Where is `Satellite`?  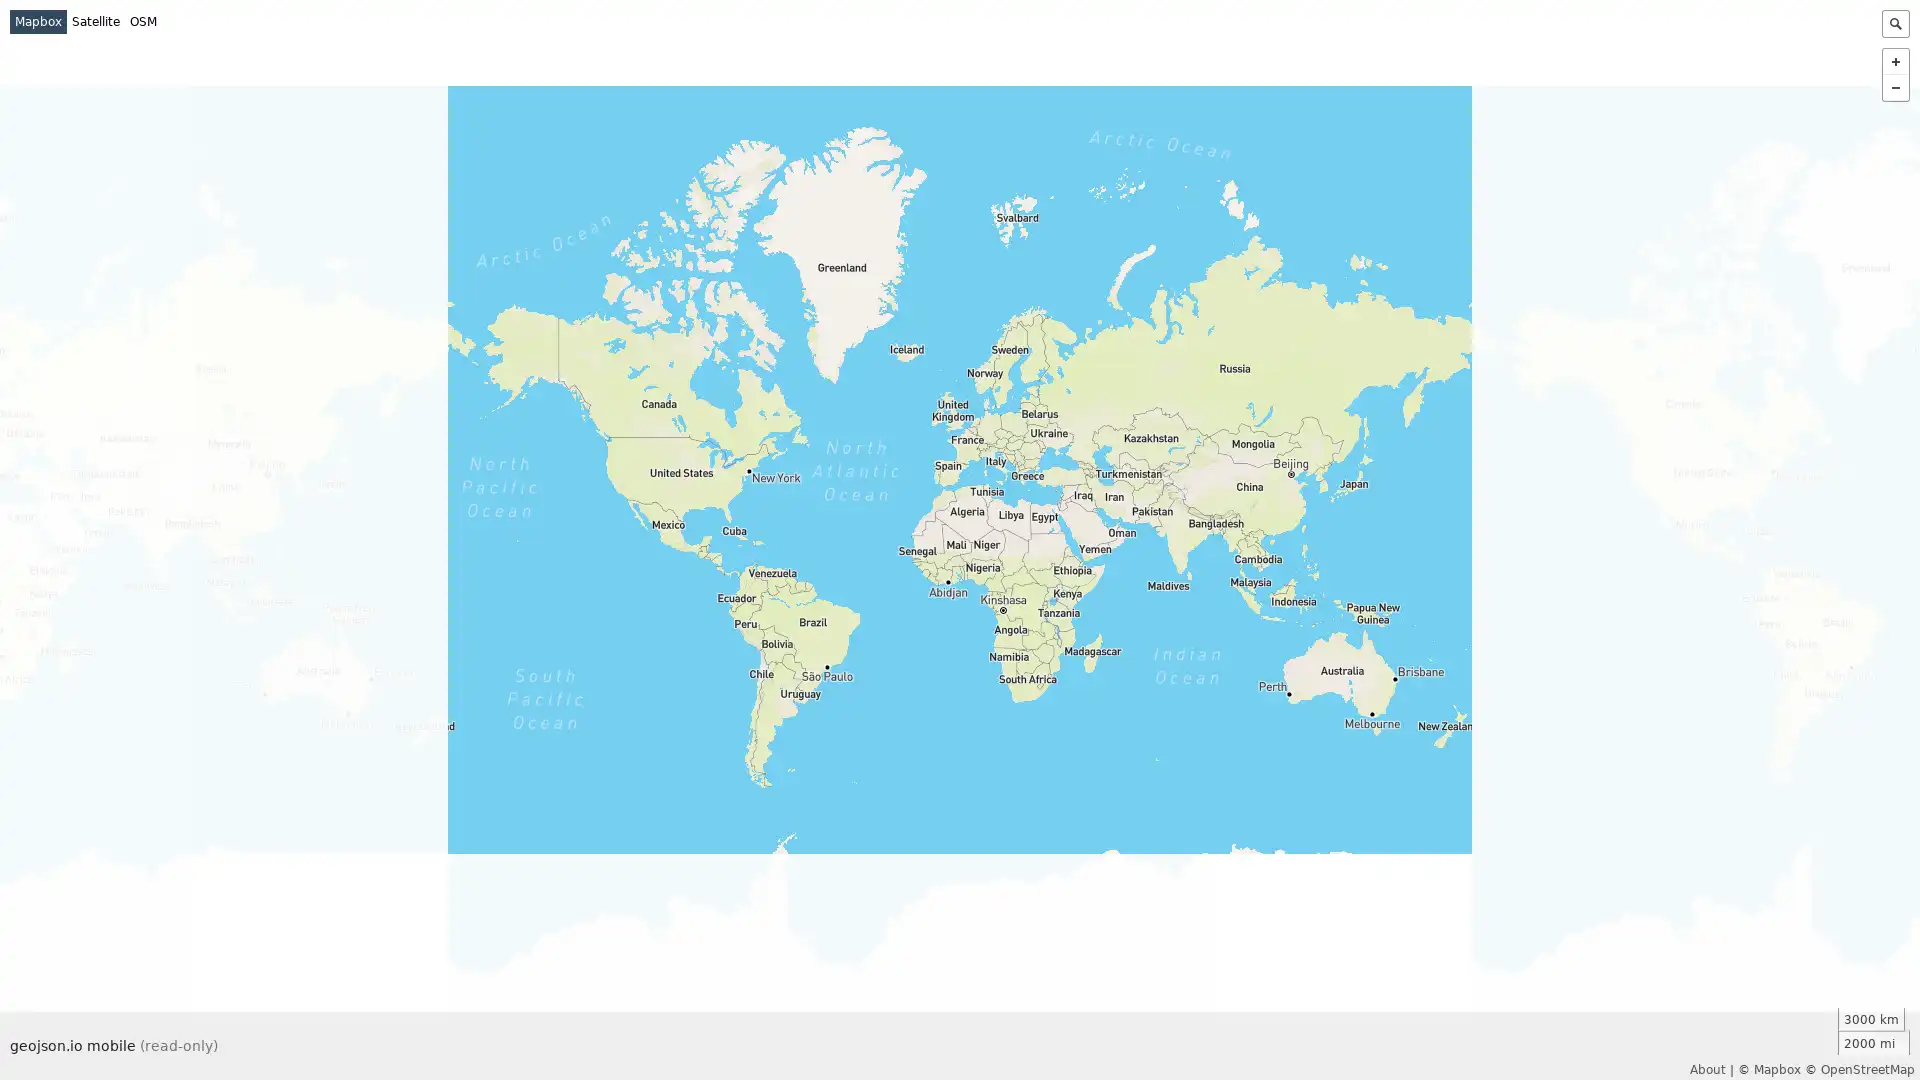 Satellite is located at coordinates (95, 22).